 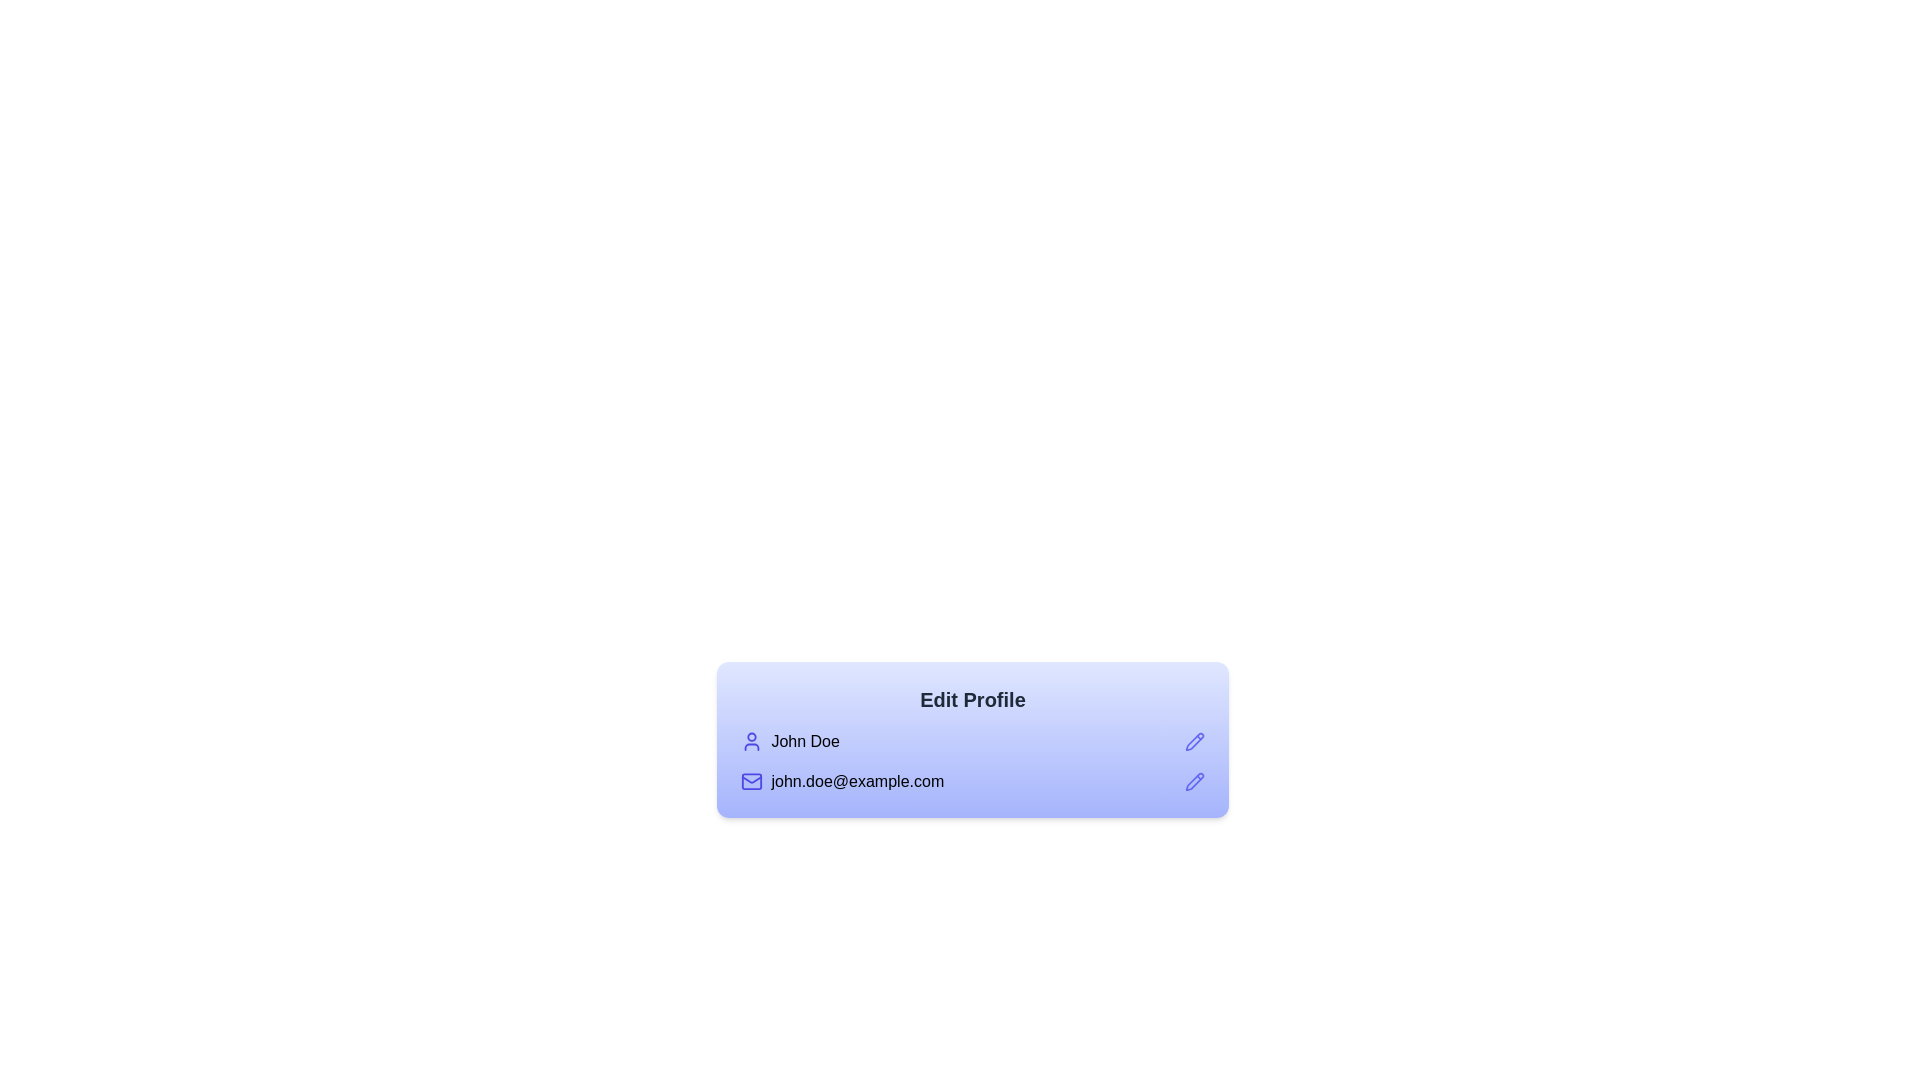 I want to click on the text label containing the email address 'john.doe@example.com', which is styled in a standard sans-serif font and is located beneath the 'John Doe' label and user icon, with a pencil icon adjacent for editing, so click(x=857, y=781).